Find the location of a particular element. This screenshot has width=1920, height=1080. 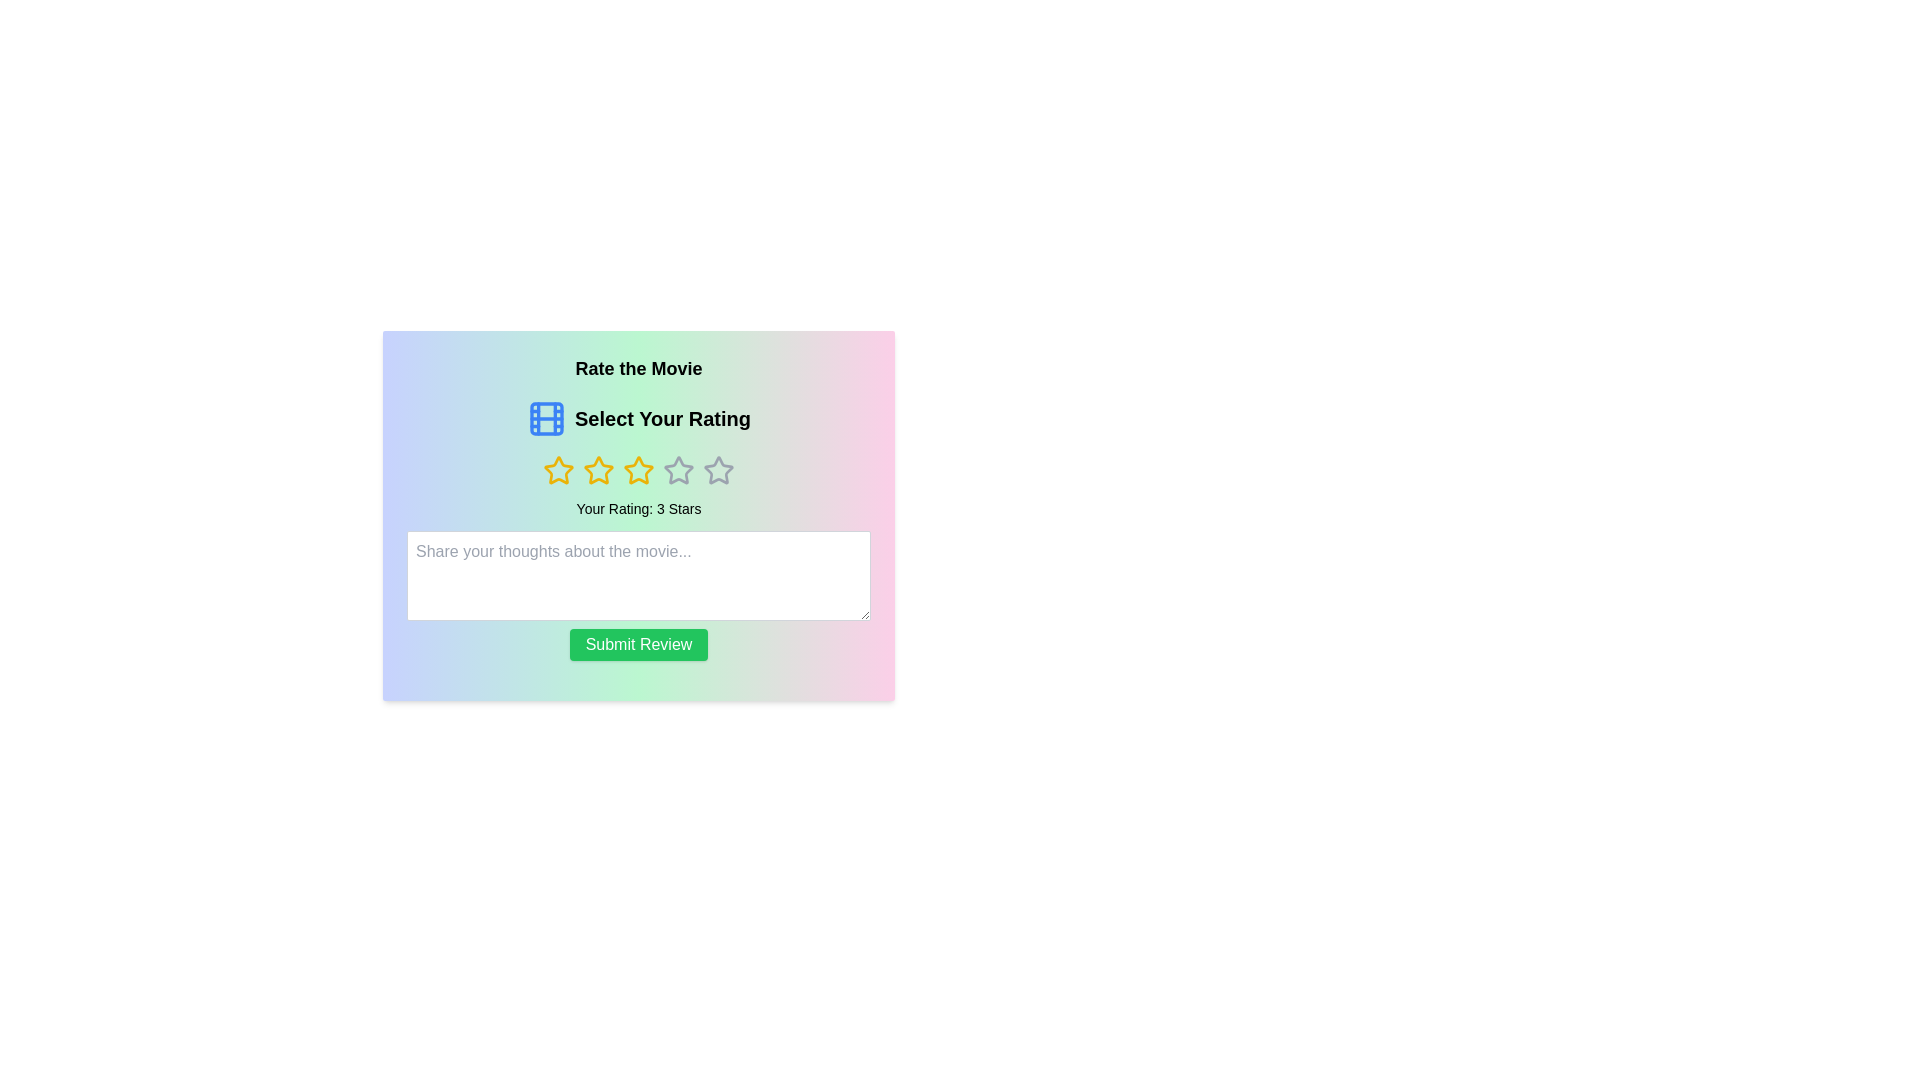

the fourth unselected rating star, which is a hollow star with a light gray outline is located at coordinates (719, 470).